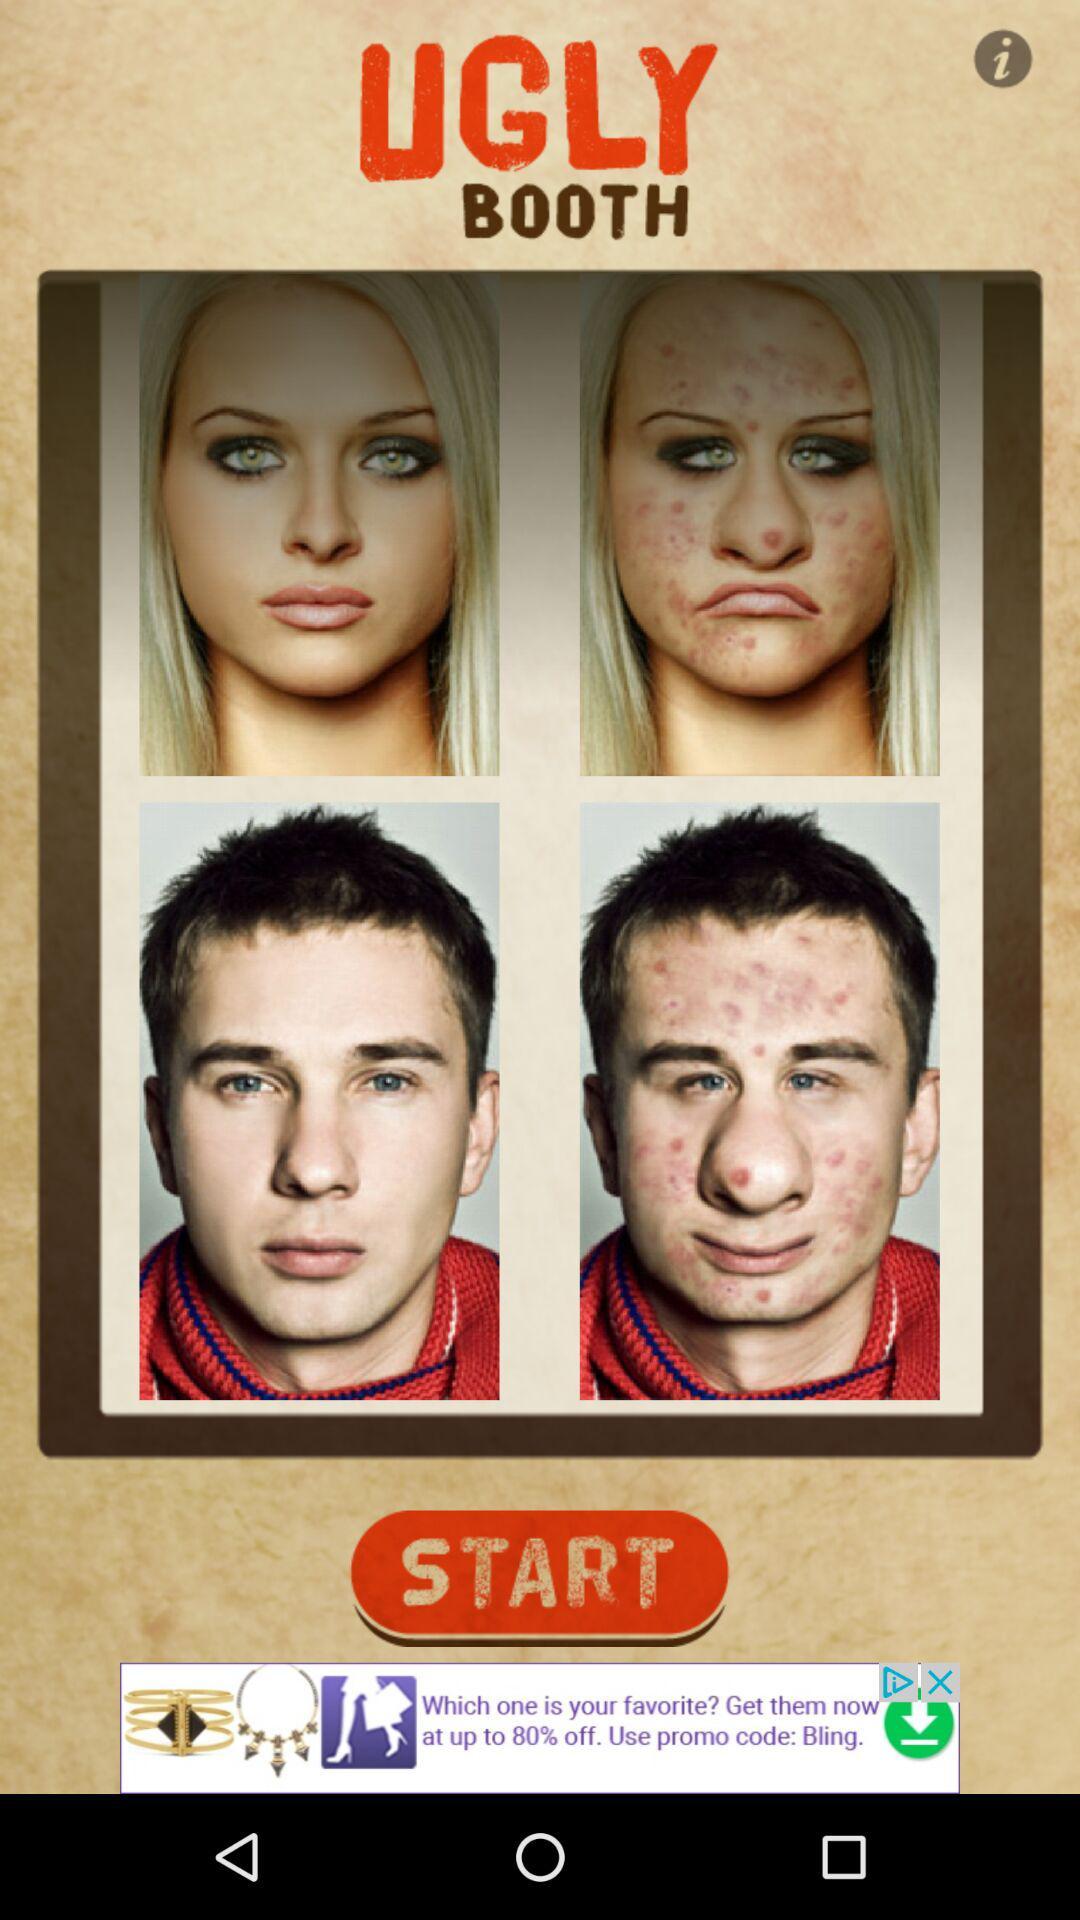  What do you see at coordinates (1003, 58) in the screenshot?
I see `the info icon` at bounding box center [1003, 58].